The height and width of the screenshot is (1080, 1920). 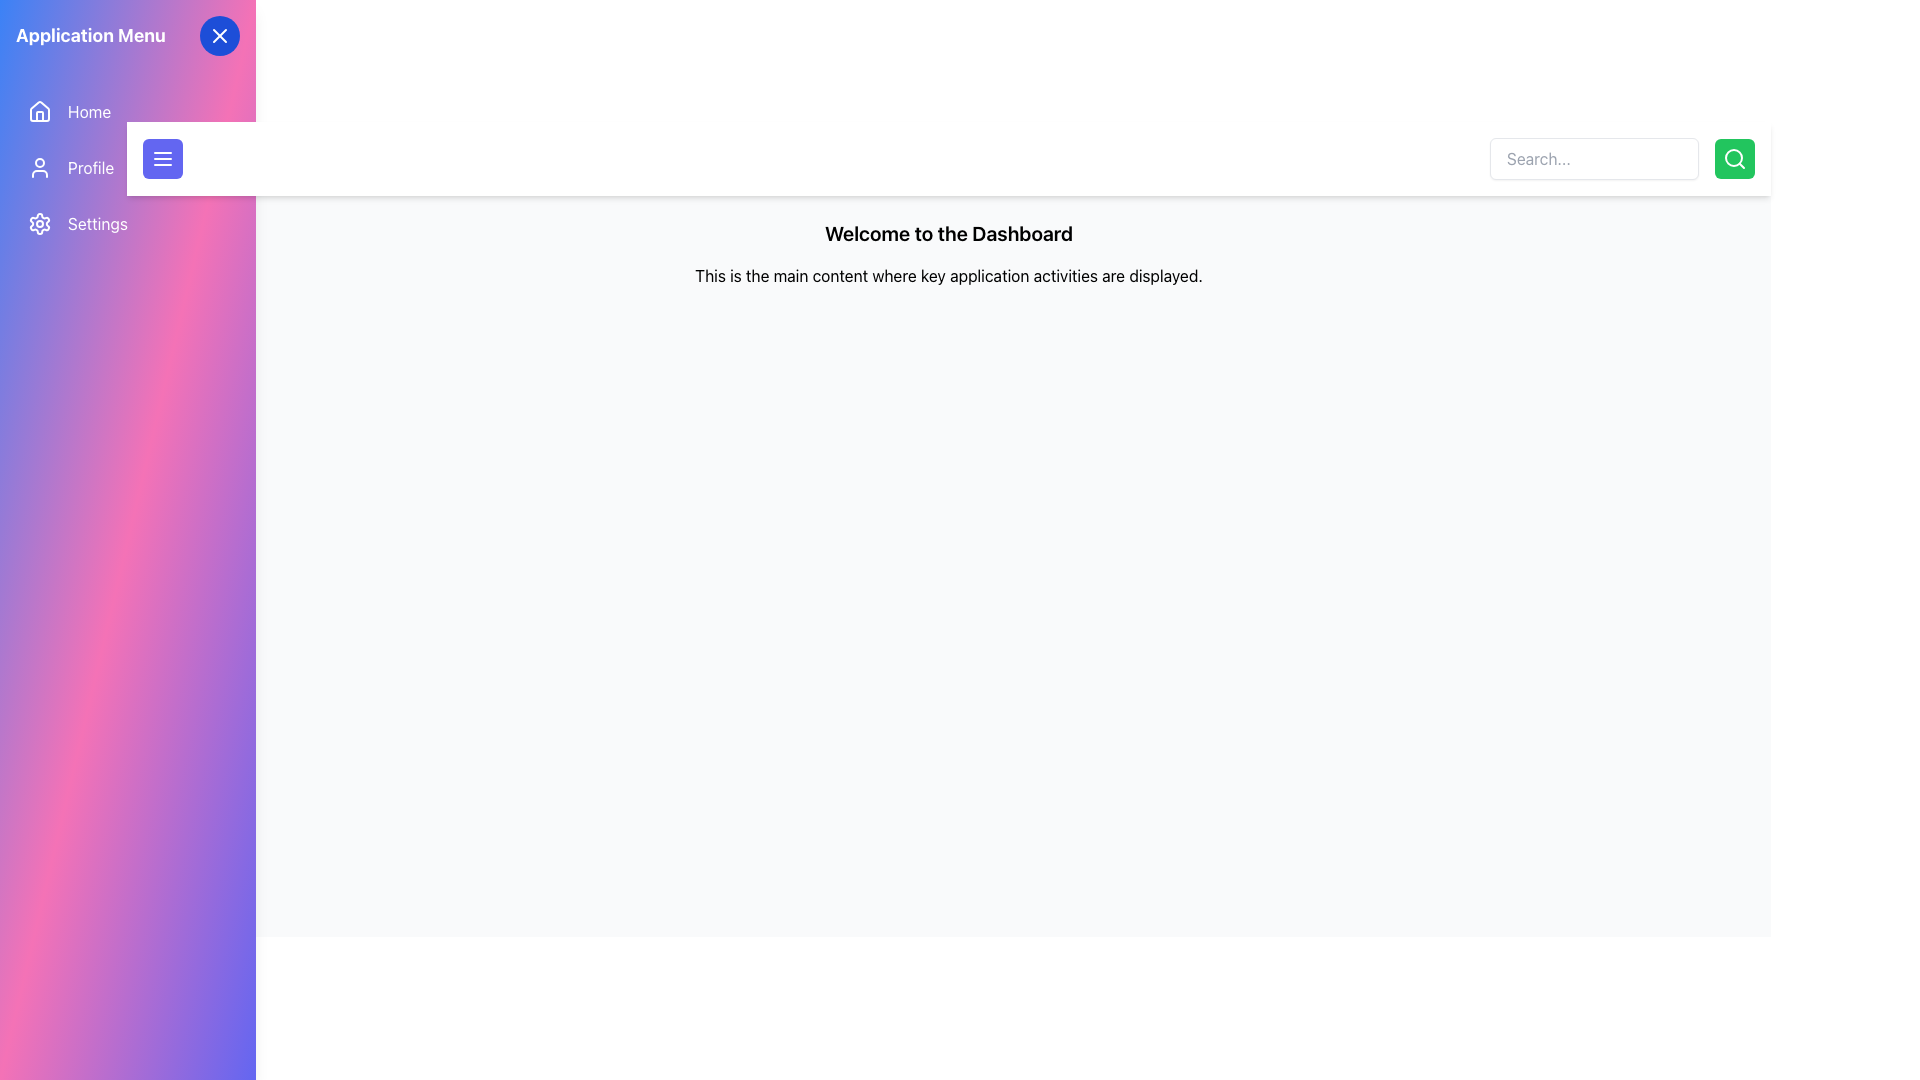 I want to click on the 'Settings' icon located in the sidebar menu, so click(x=39, y=223).